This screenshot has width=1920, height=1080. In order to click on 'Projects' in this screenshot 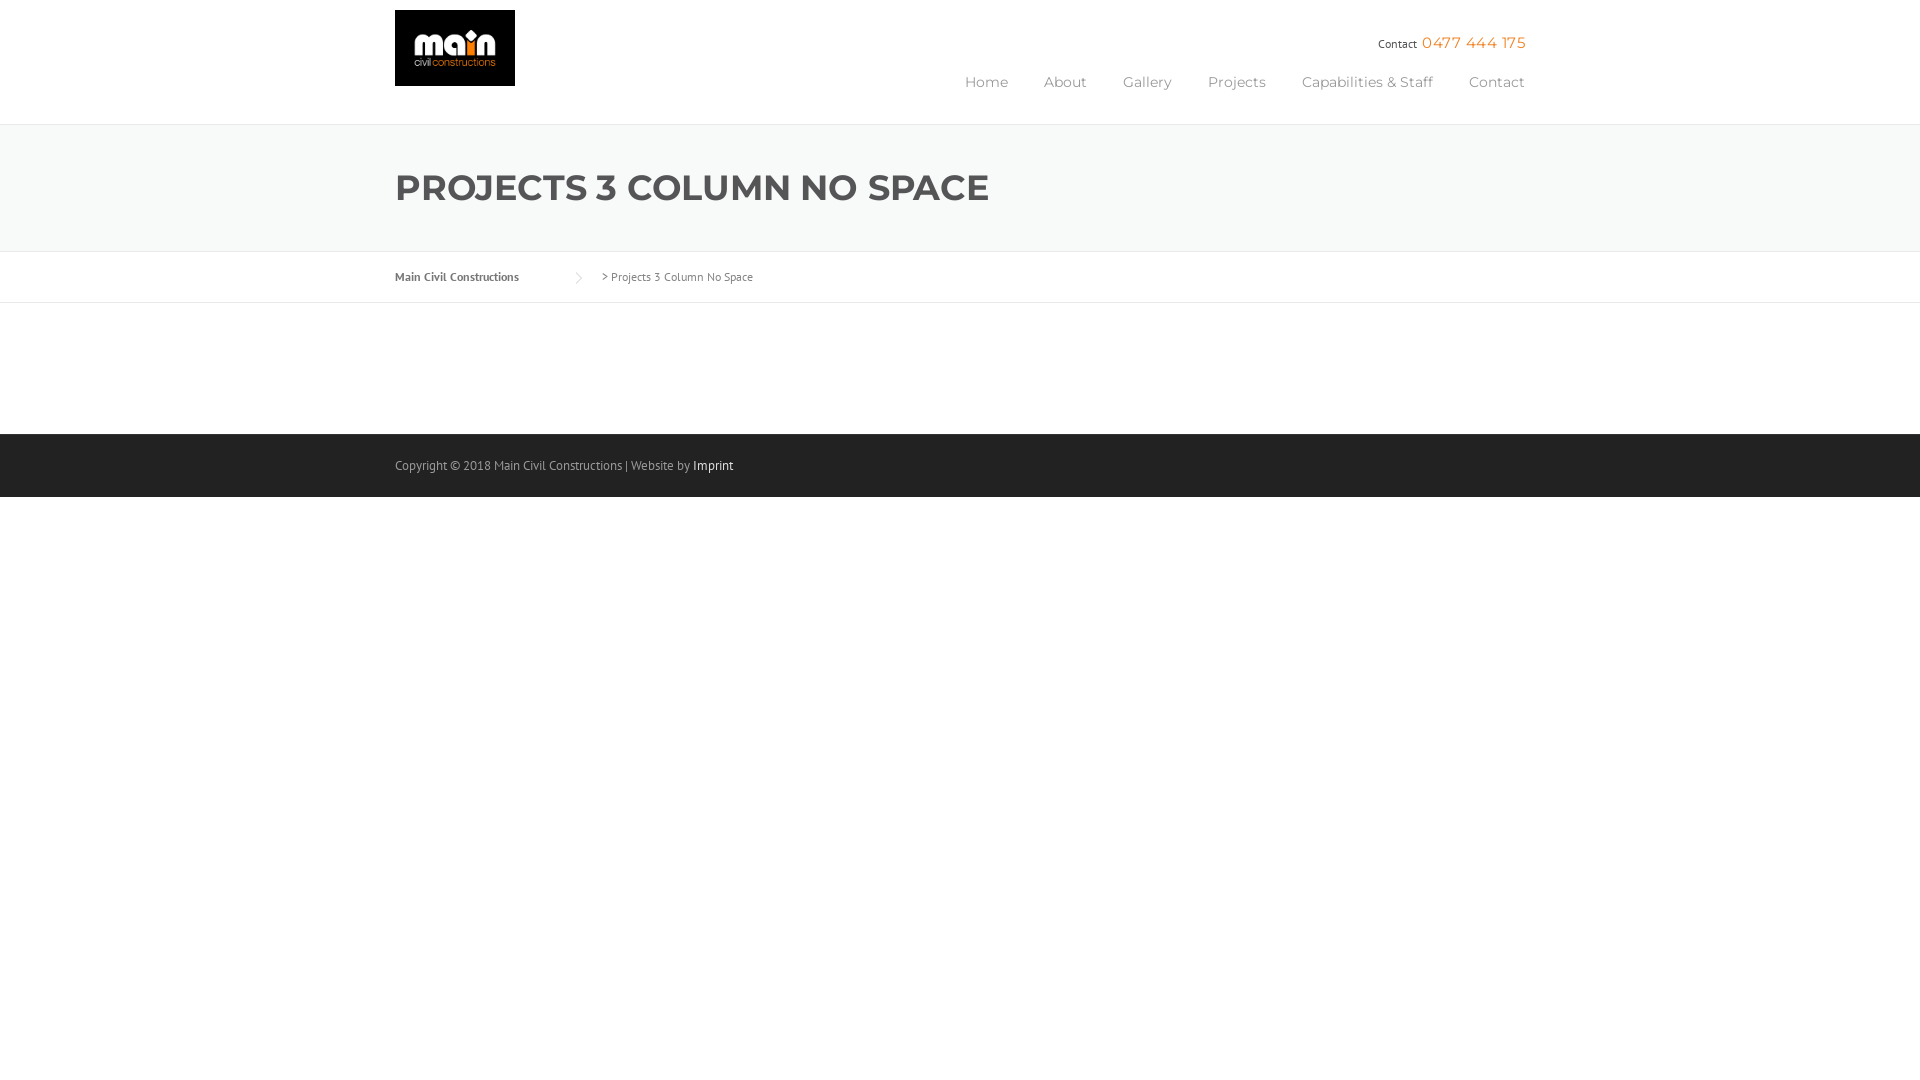, I will do `click(1236, 96)`.